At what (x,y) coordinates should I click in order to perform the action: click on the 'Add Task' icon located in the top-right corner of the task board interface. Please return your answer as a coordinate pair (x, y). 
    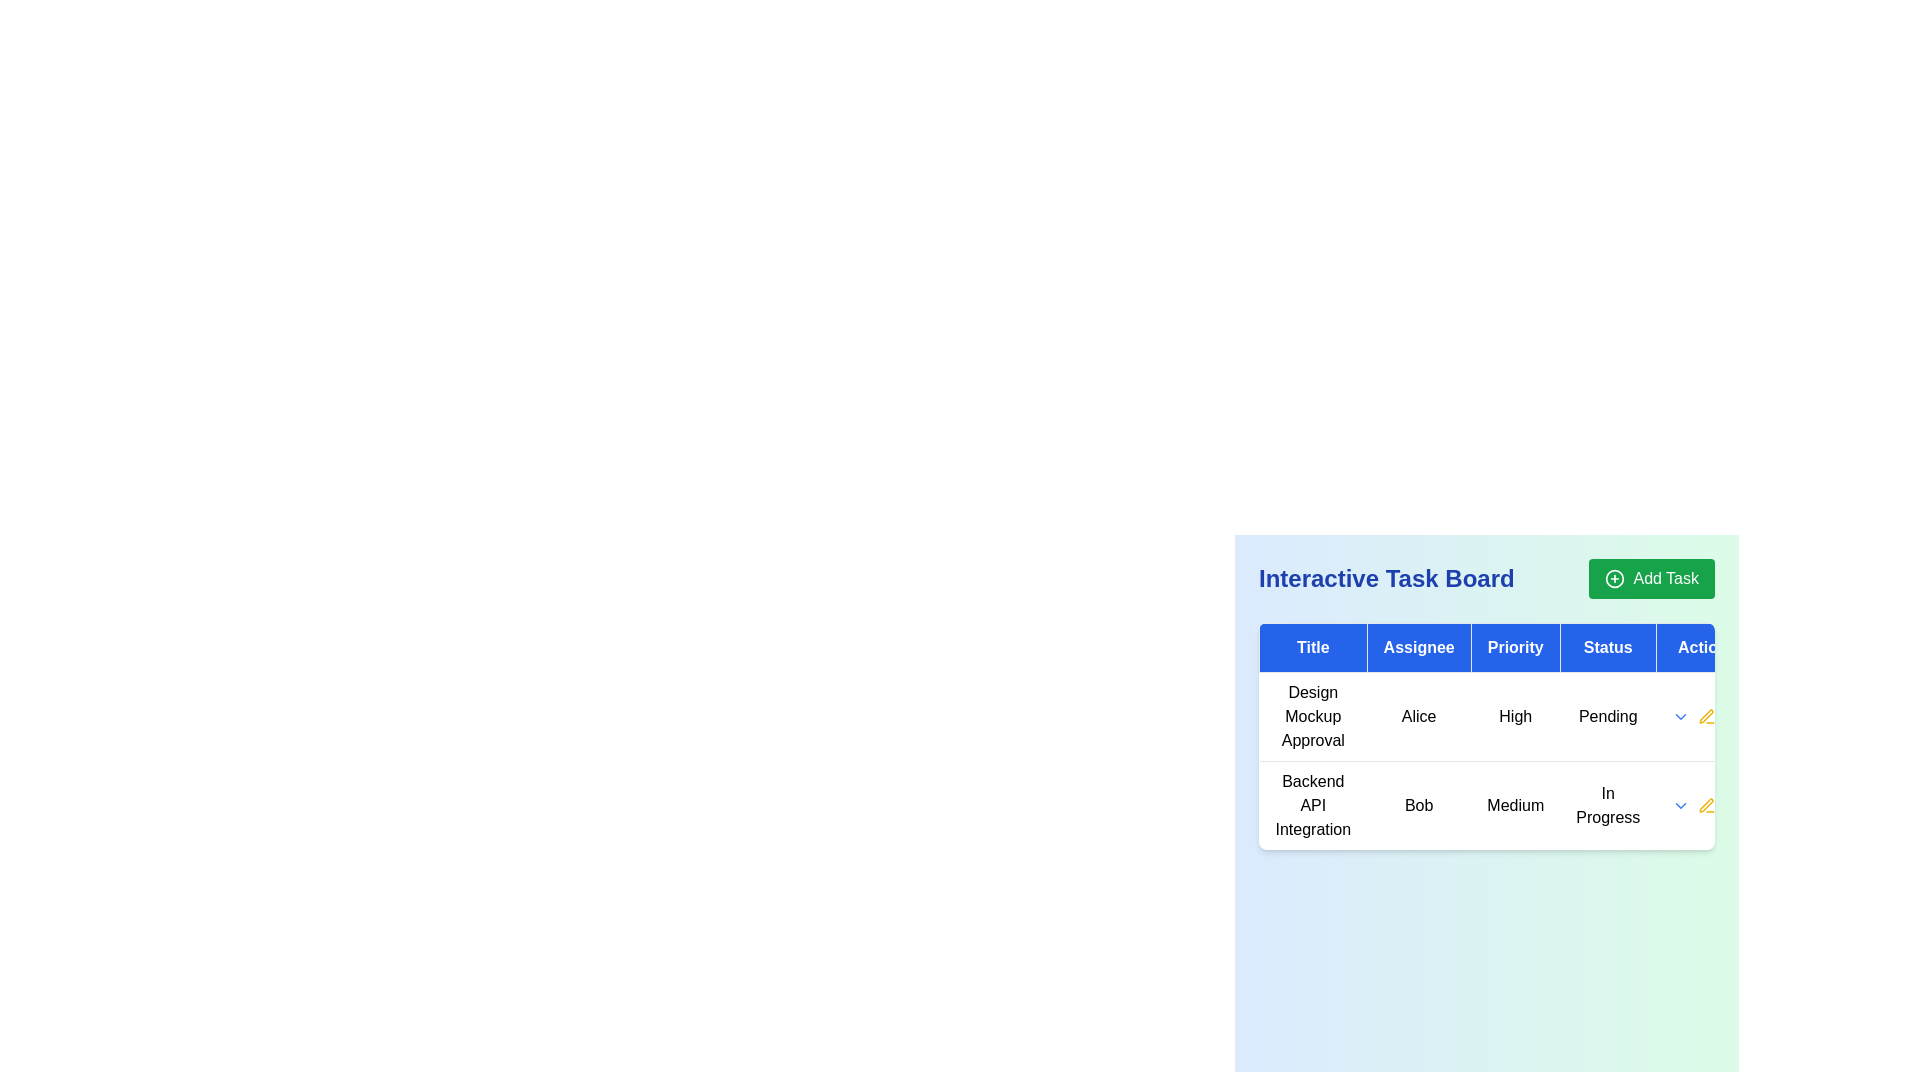
    Looking at the image, I should click on (1615, 578).